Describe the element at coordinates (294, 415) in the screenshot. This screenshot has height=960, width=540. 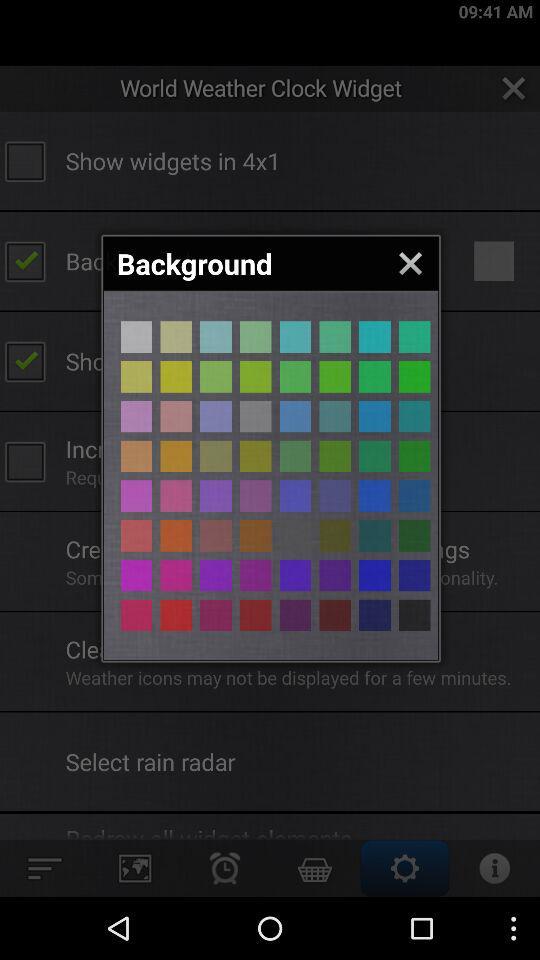
I see `color button` at that location.